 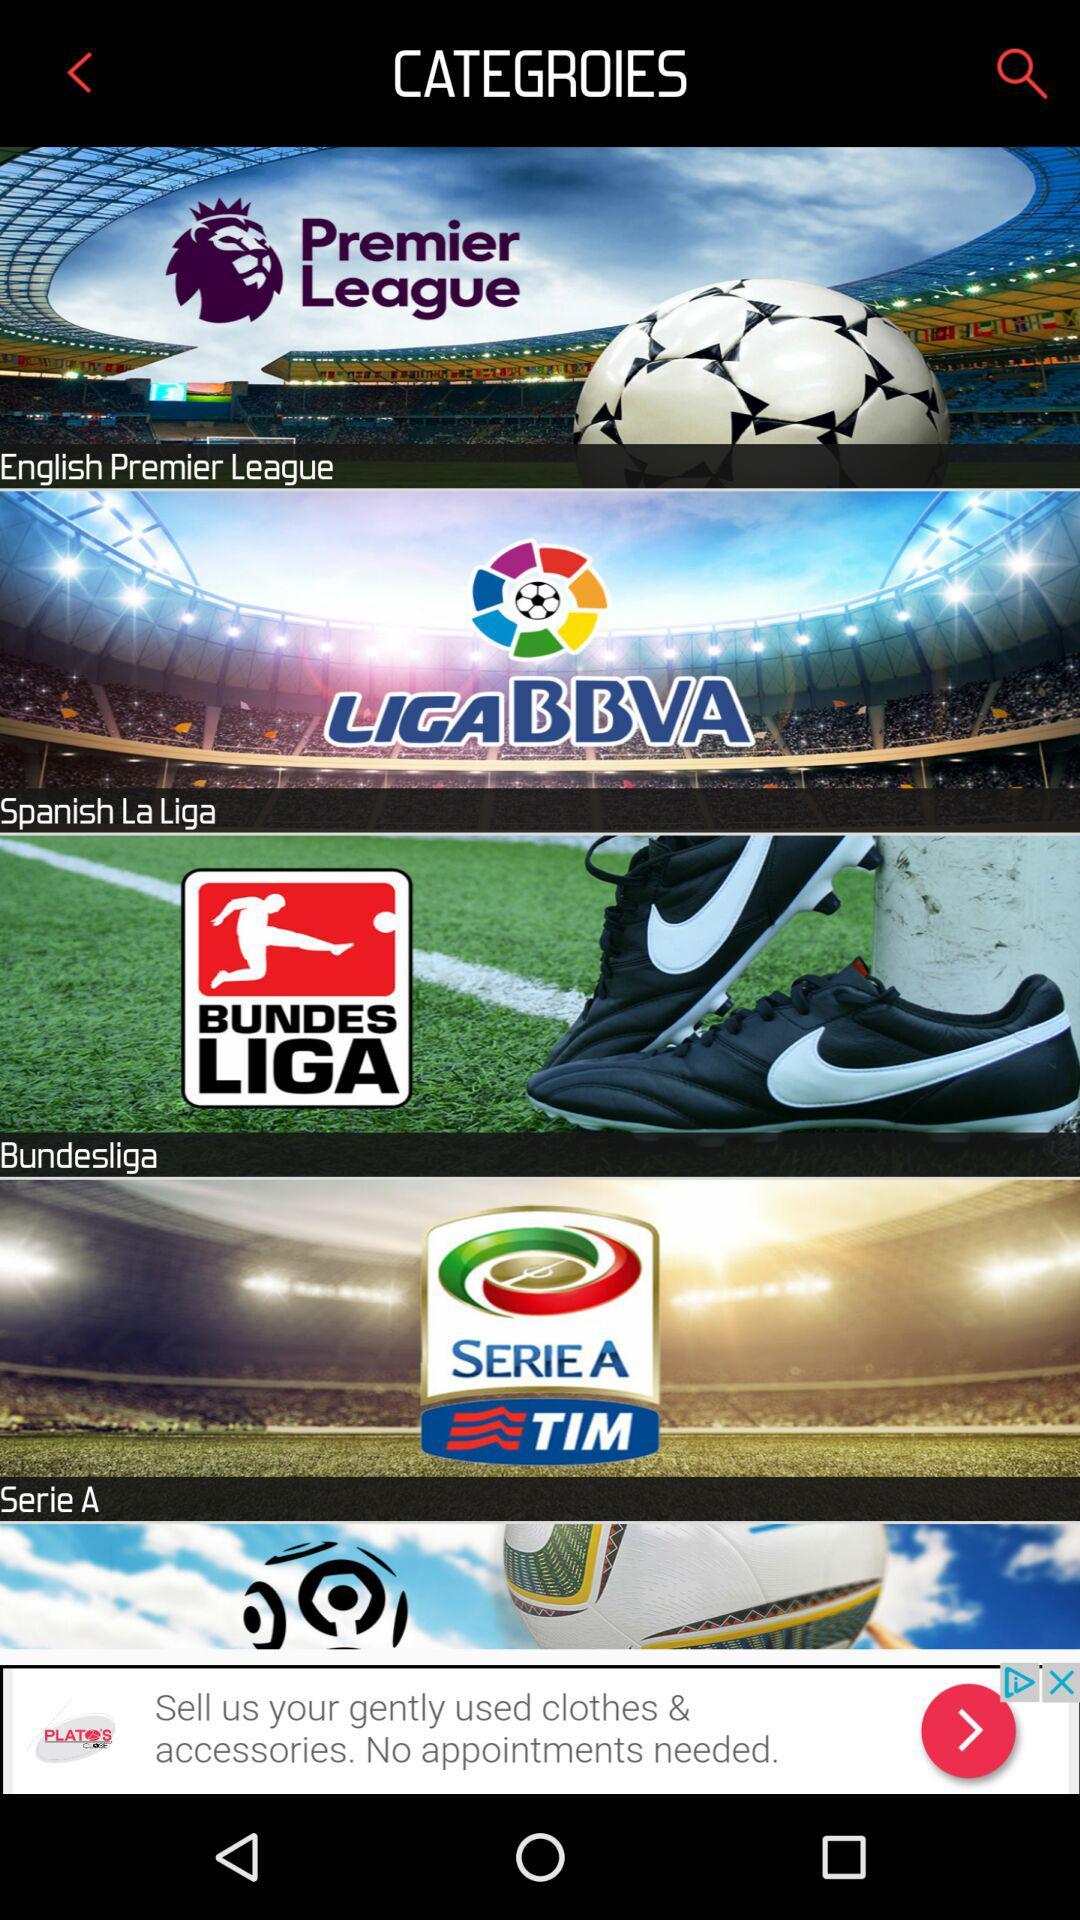 What do you see at coordinates (540, 1727) in the screenshot?
I see `see advertisement` at bounding box center [540, 1727].